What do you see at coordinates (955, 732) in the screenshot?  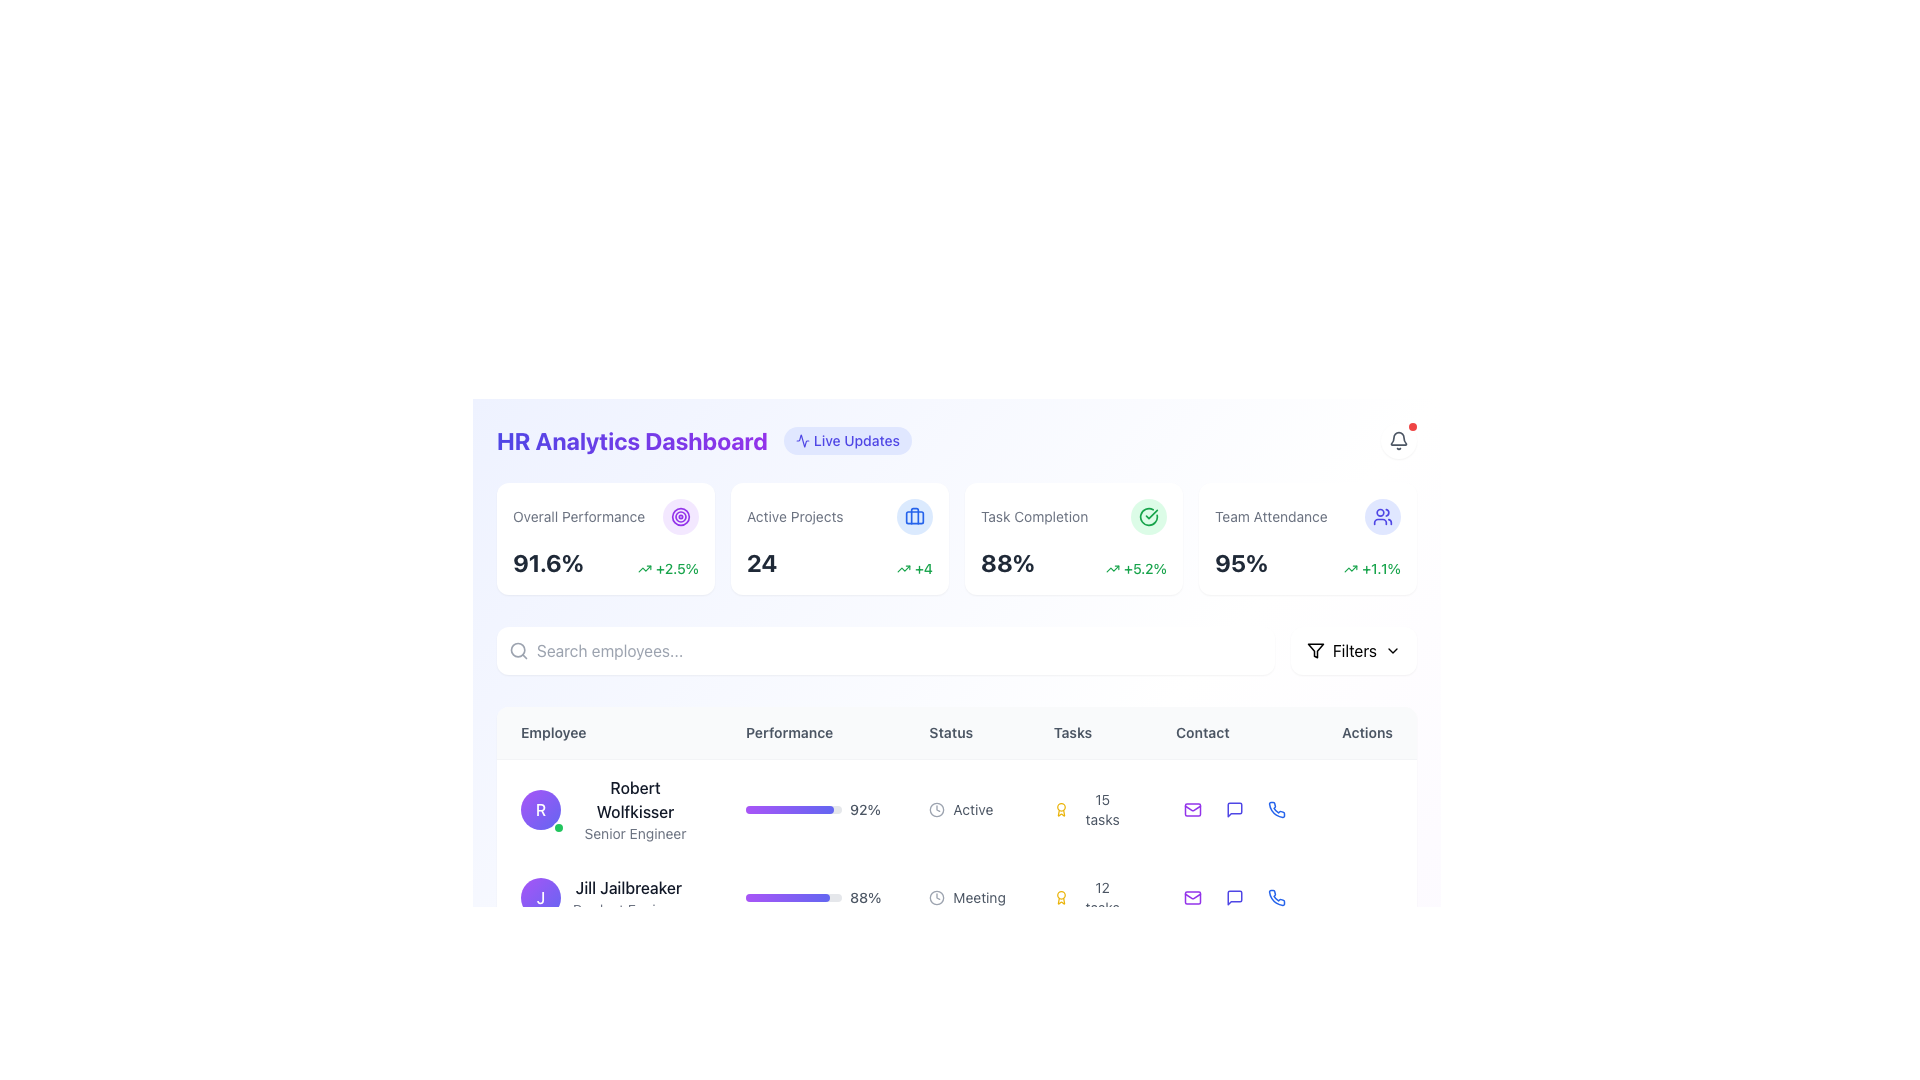 I see `the 'Status' header cell in the table, which is positioned between the 'Performance' and 'Tasks' header cells, located centrally near the top of the list table` at bounding box center [955, 732].